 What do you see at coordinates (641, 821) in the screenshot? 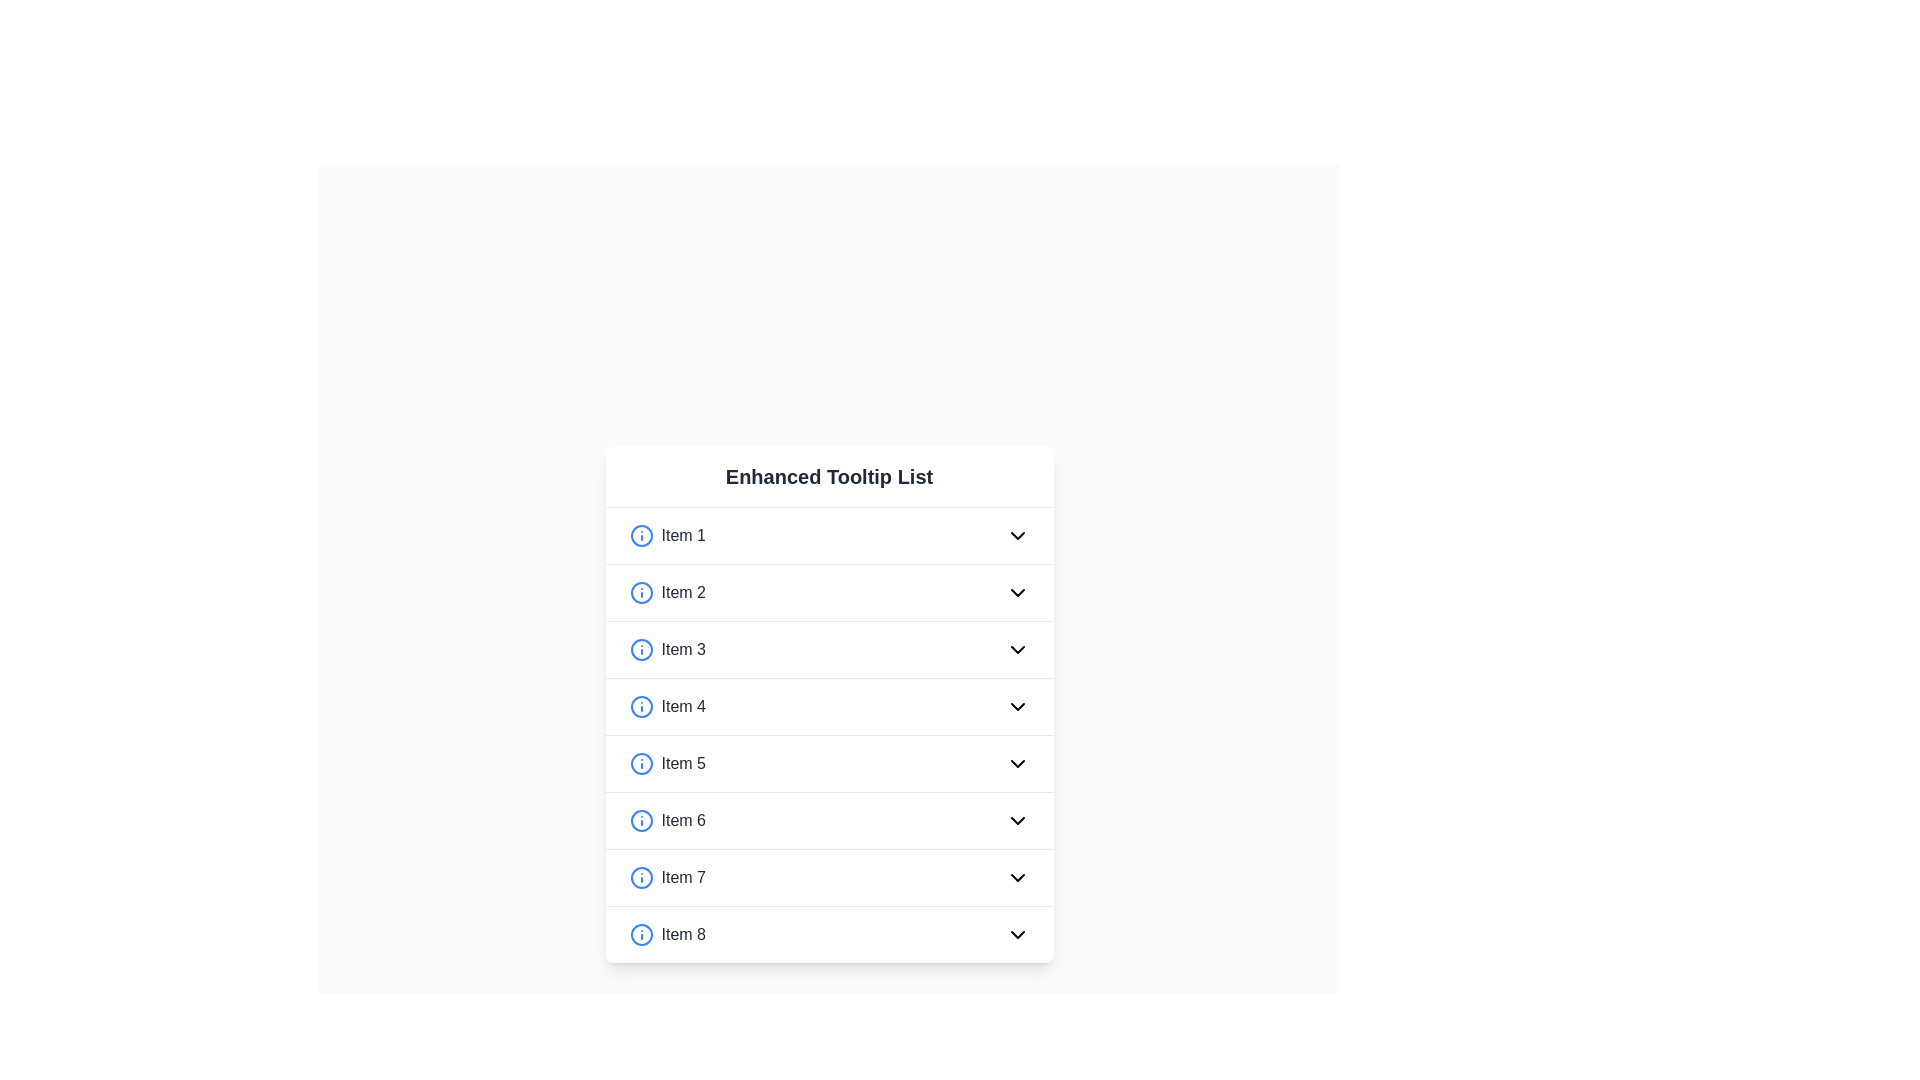
I see `the blue information icon with a circular border, located to the left of the text 'Item 6'` at bounding box center [641, 821].